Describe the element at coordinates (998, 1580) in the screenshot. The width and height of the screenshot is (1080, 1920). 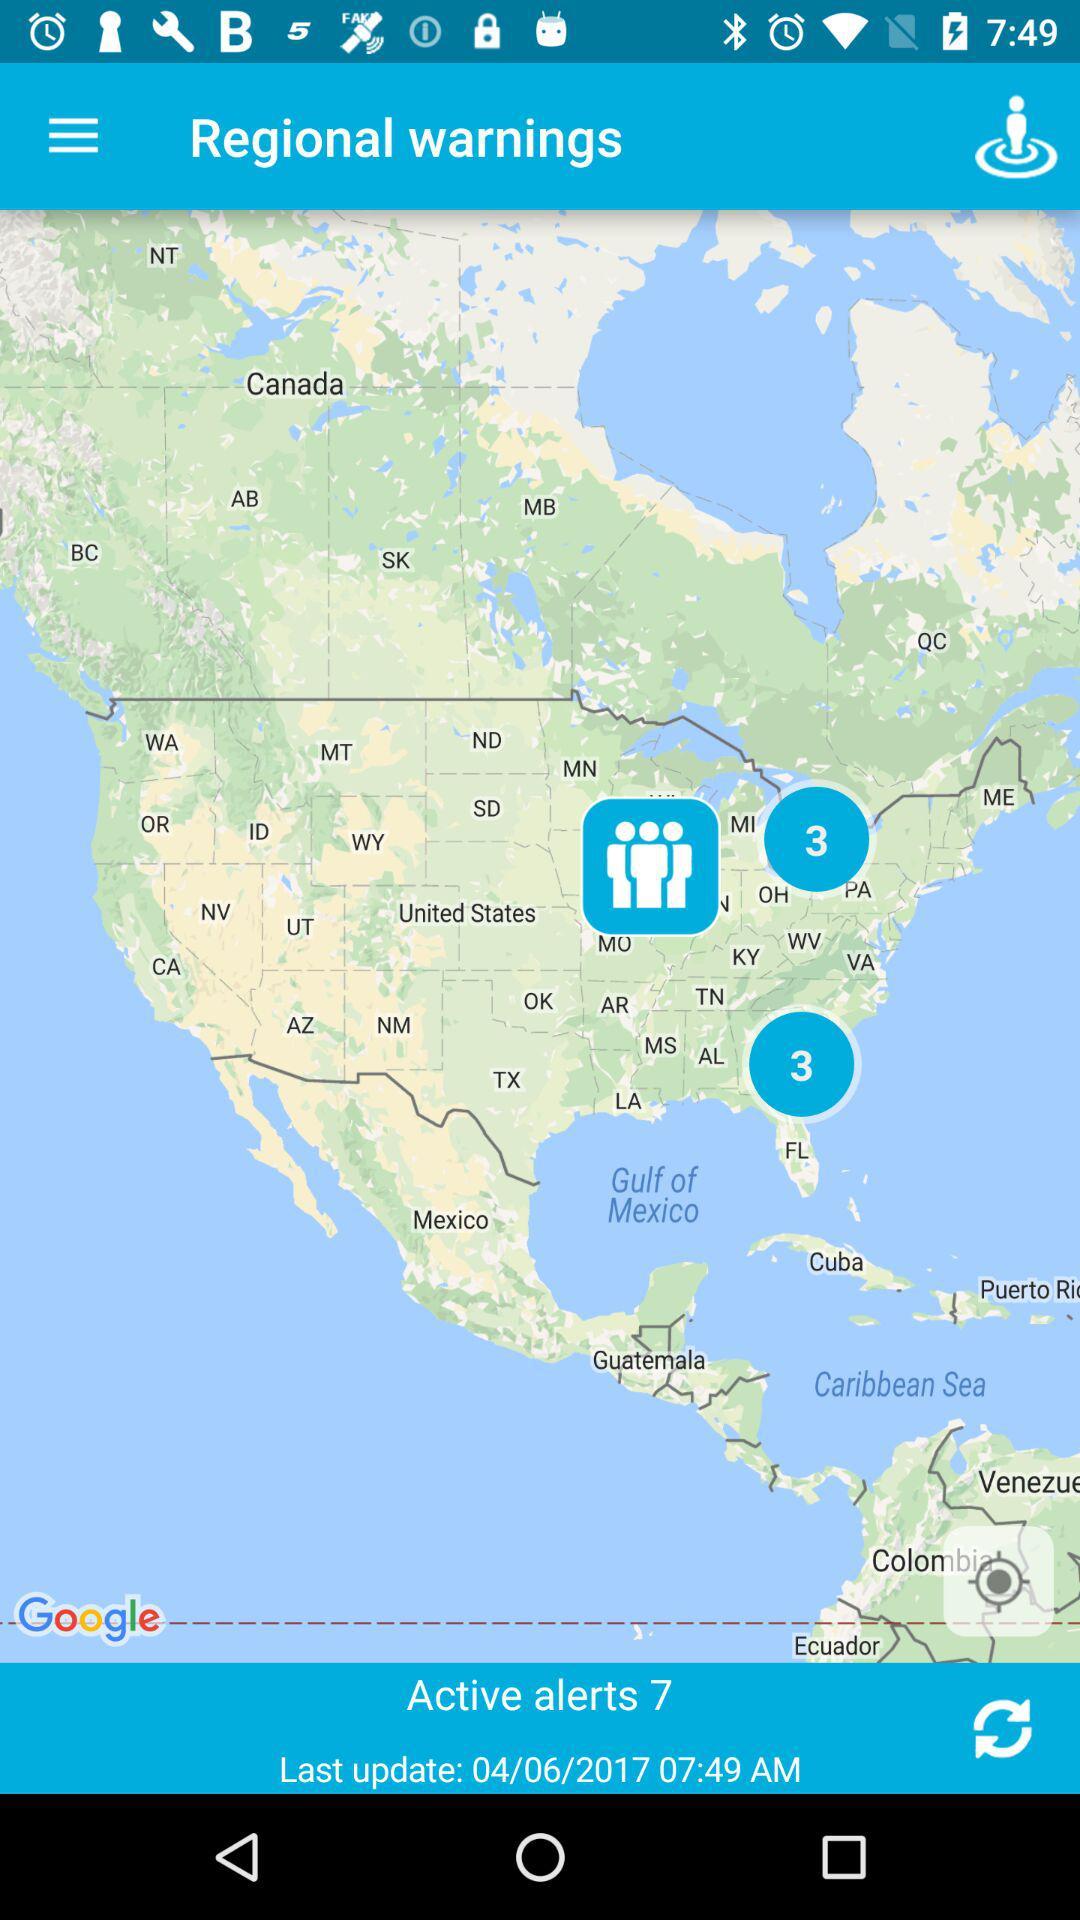
I see `locate me` at that location.